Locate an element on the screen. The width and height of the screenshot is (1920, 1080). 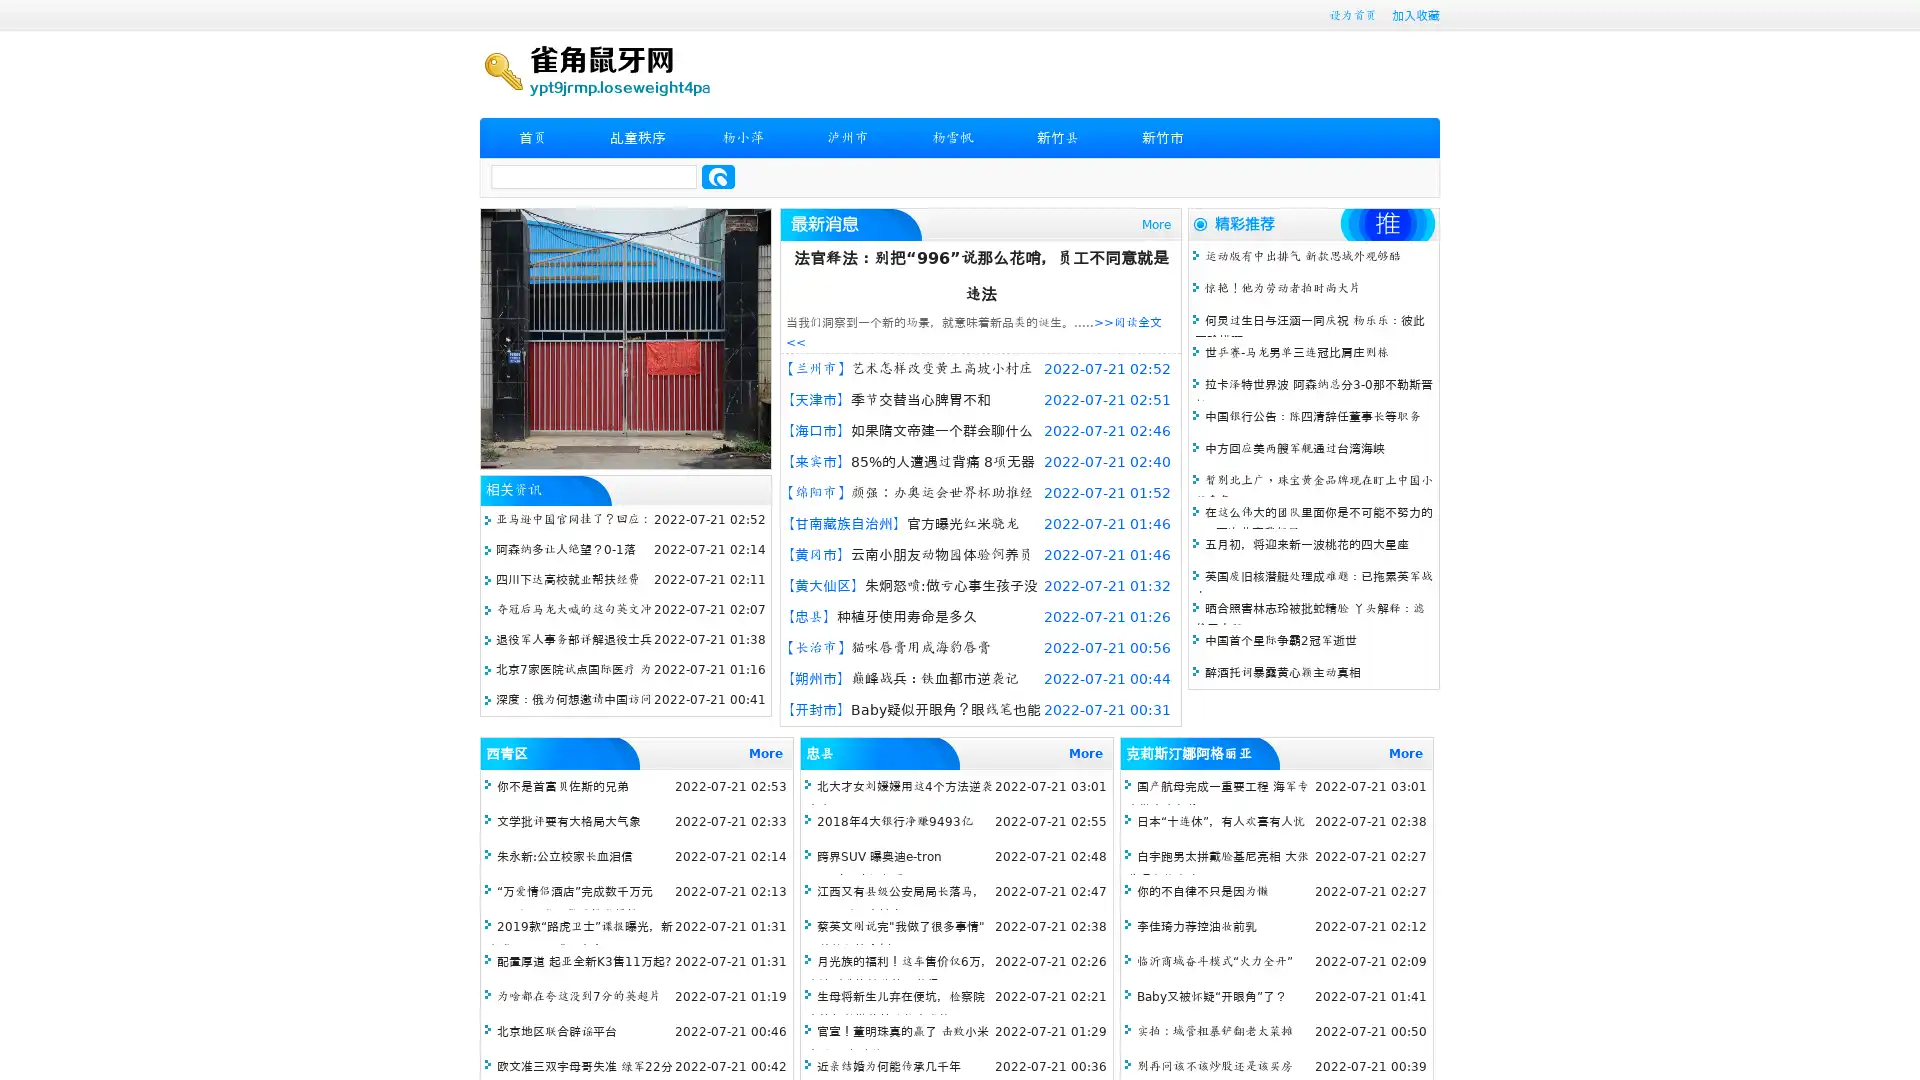
Search is located at coordinates (718, 176).